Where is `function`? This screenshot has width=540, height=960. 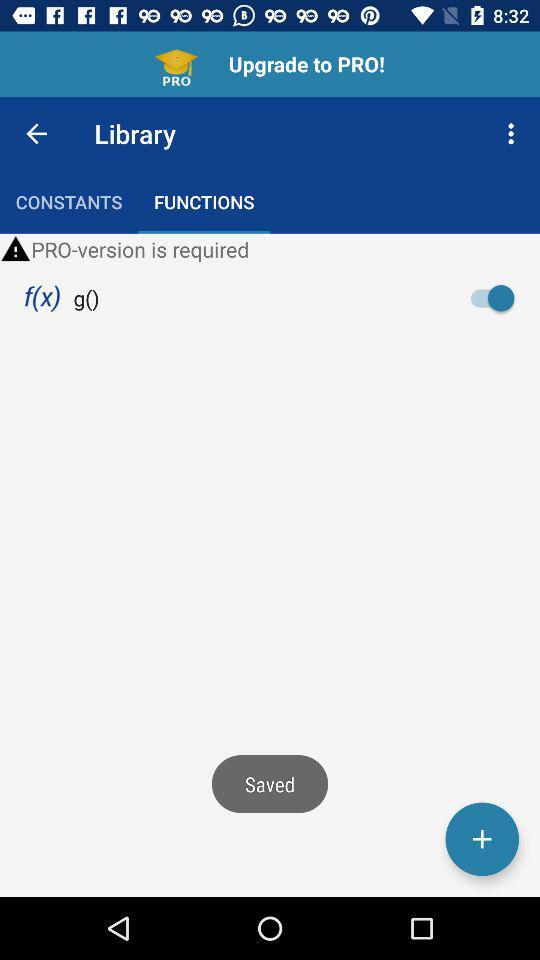 function is located at coordinates (481, 839).